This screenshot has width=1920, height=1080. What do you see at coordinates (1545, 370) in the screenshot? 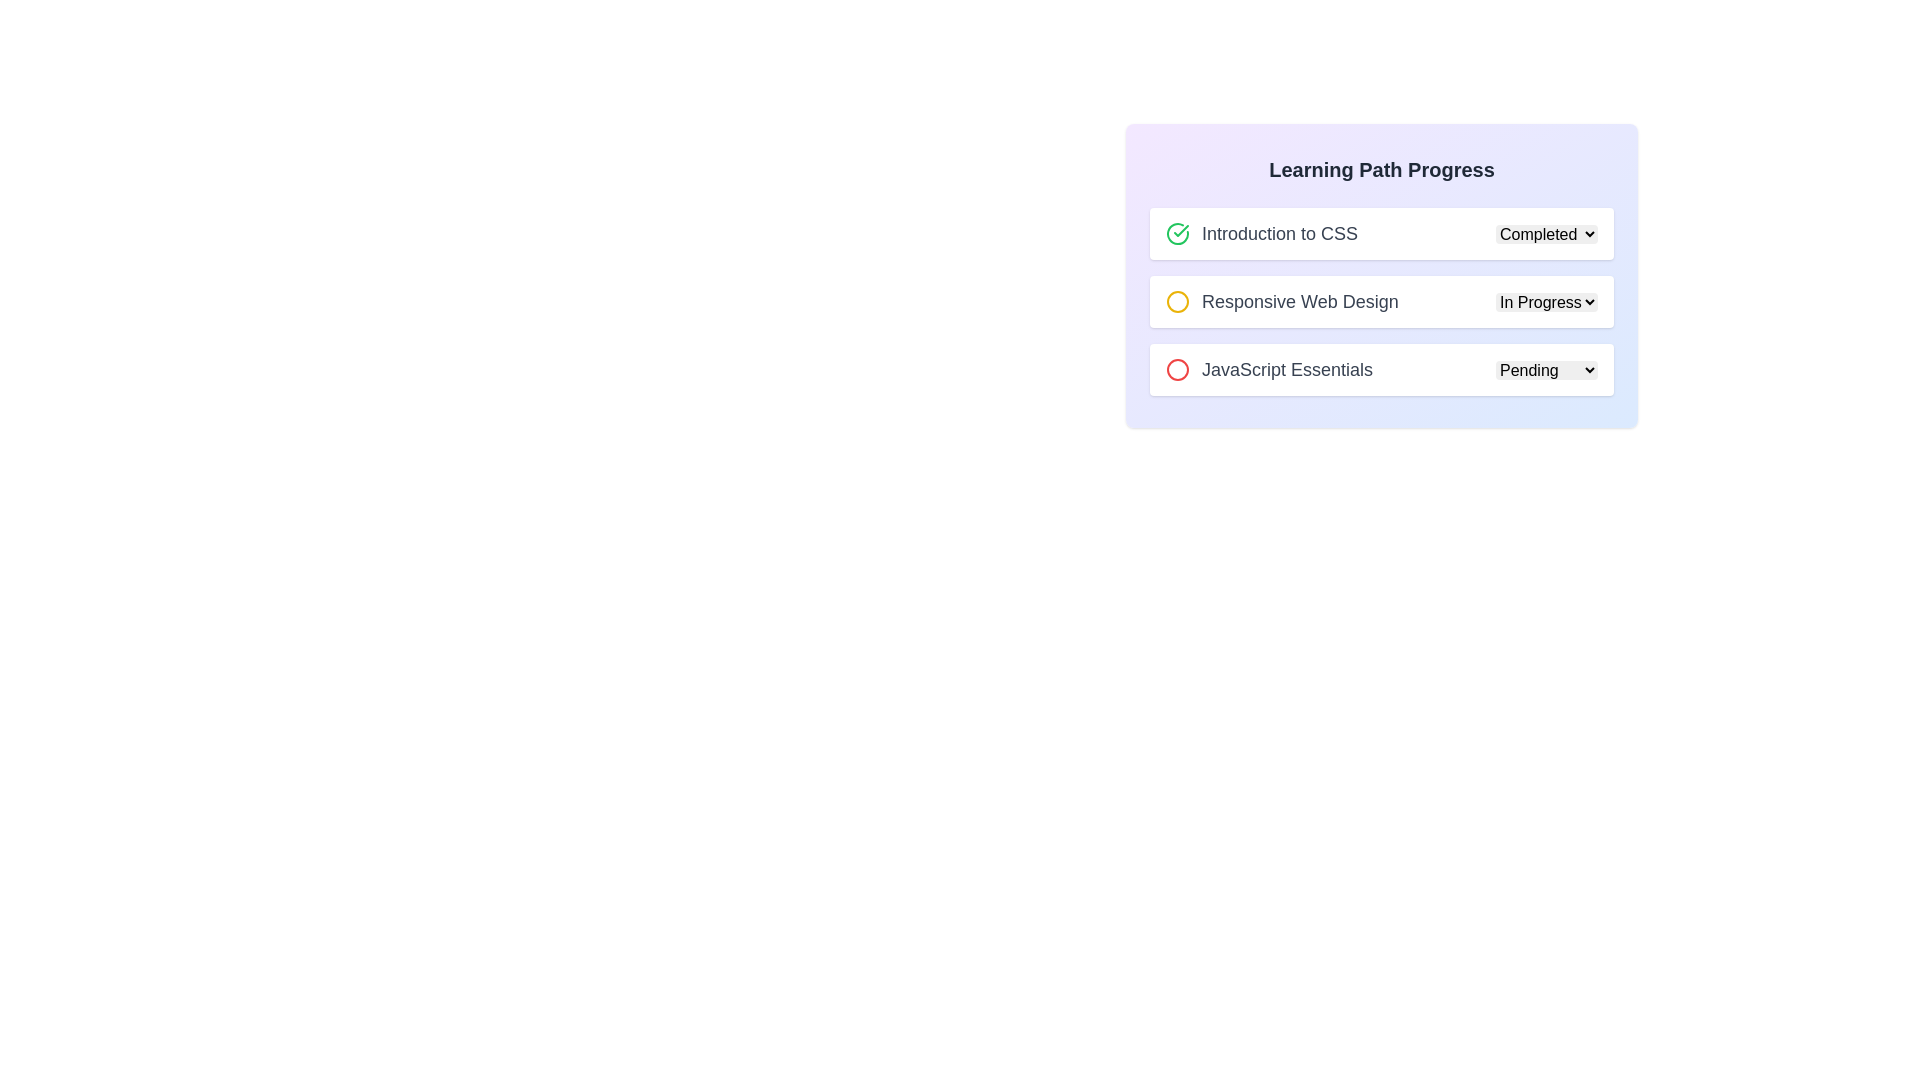
I see `the dropdown menu for selecting the status of the 'JavaScript Essentials' course using keyboard shortcuts` at bounding box center [1545, 370].